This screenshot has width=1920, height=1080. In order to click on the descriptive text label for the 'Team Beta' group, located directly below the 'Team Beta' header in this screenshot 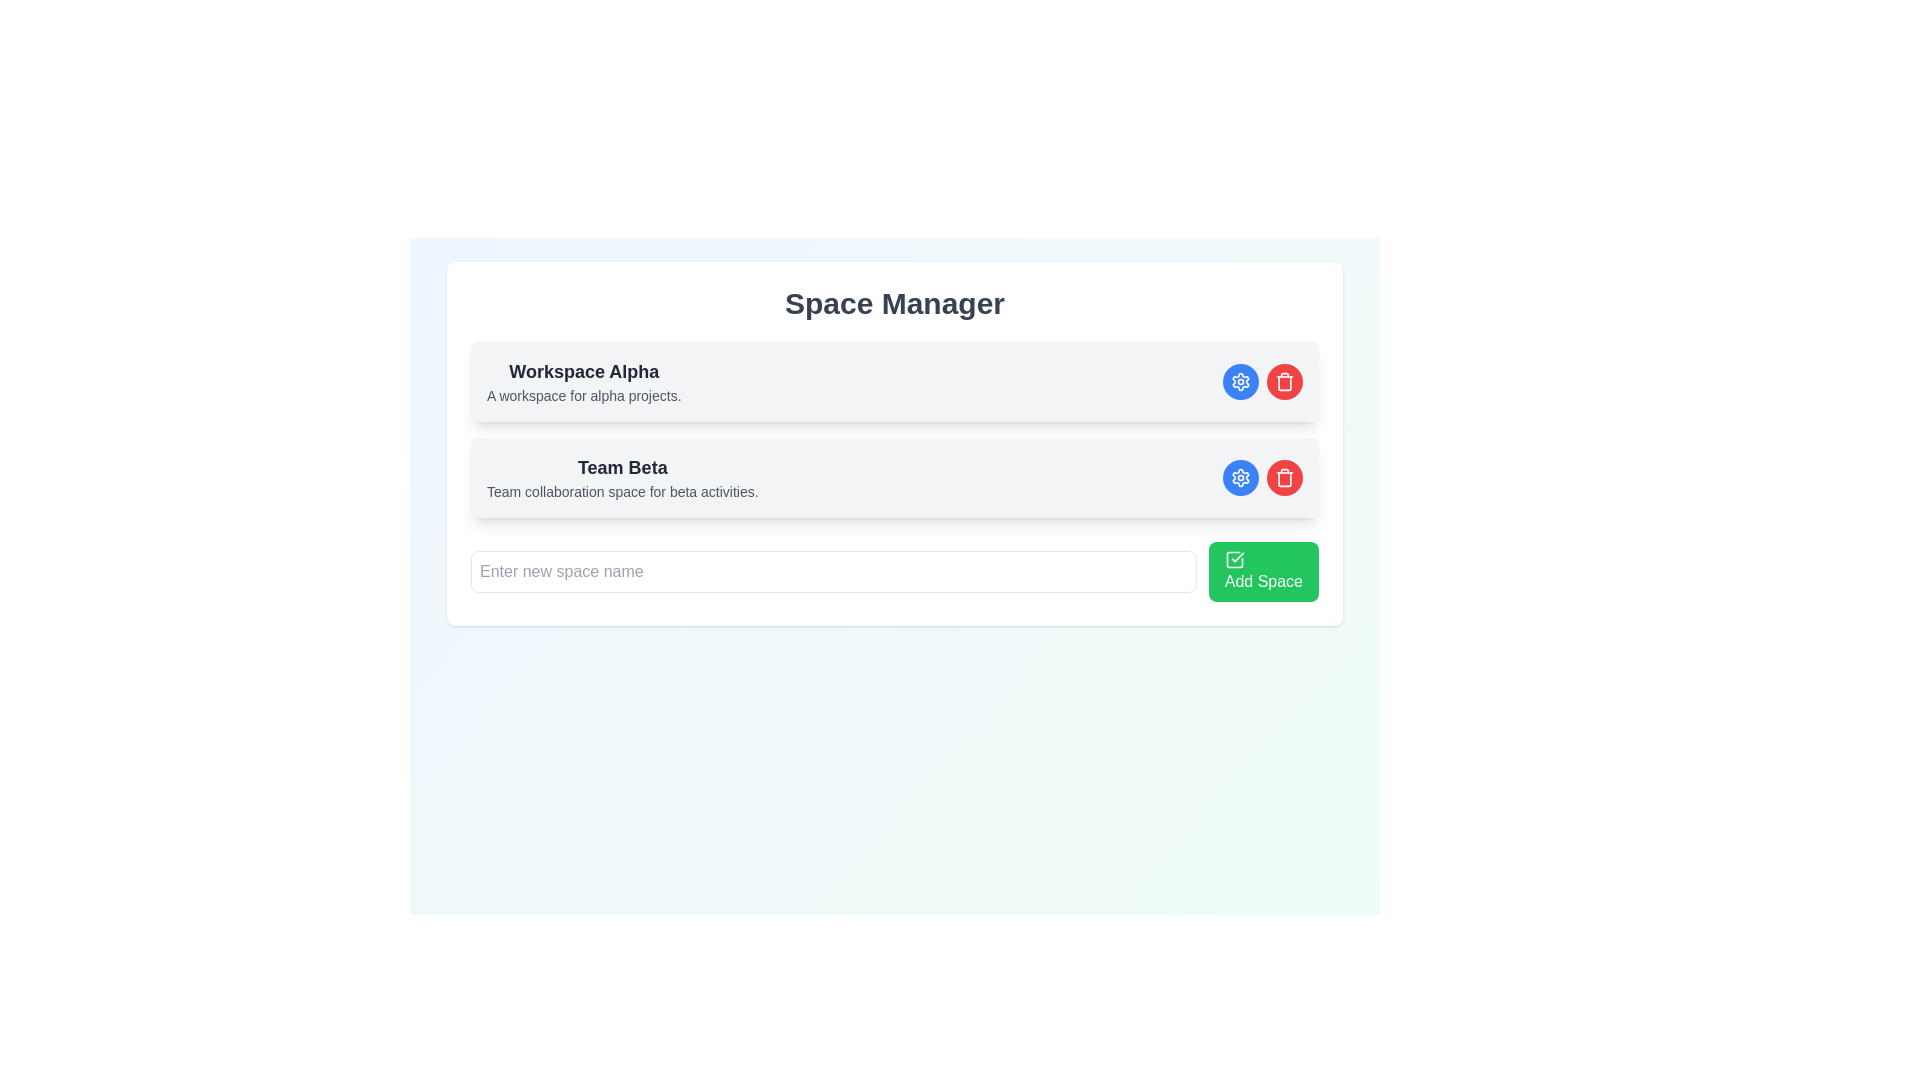, I will do `click(621, 492)`.